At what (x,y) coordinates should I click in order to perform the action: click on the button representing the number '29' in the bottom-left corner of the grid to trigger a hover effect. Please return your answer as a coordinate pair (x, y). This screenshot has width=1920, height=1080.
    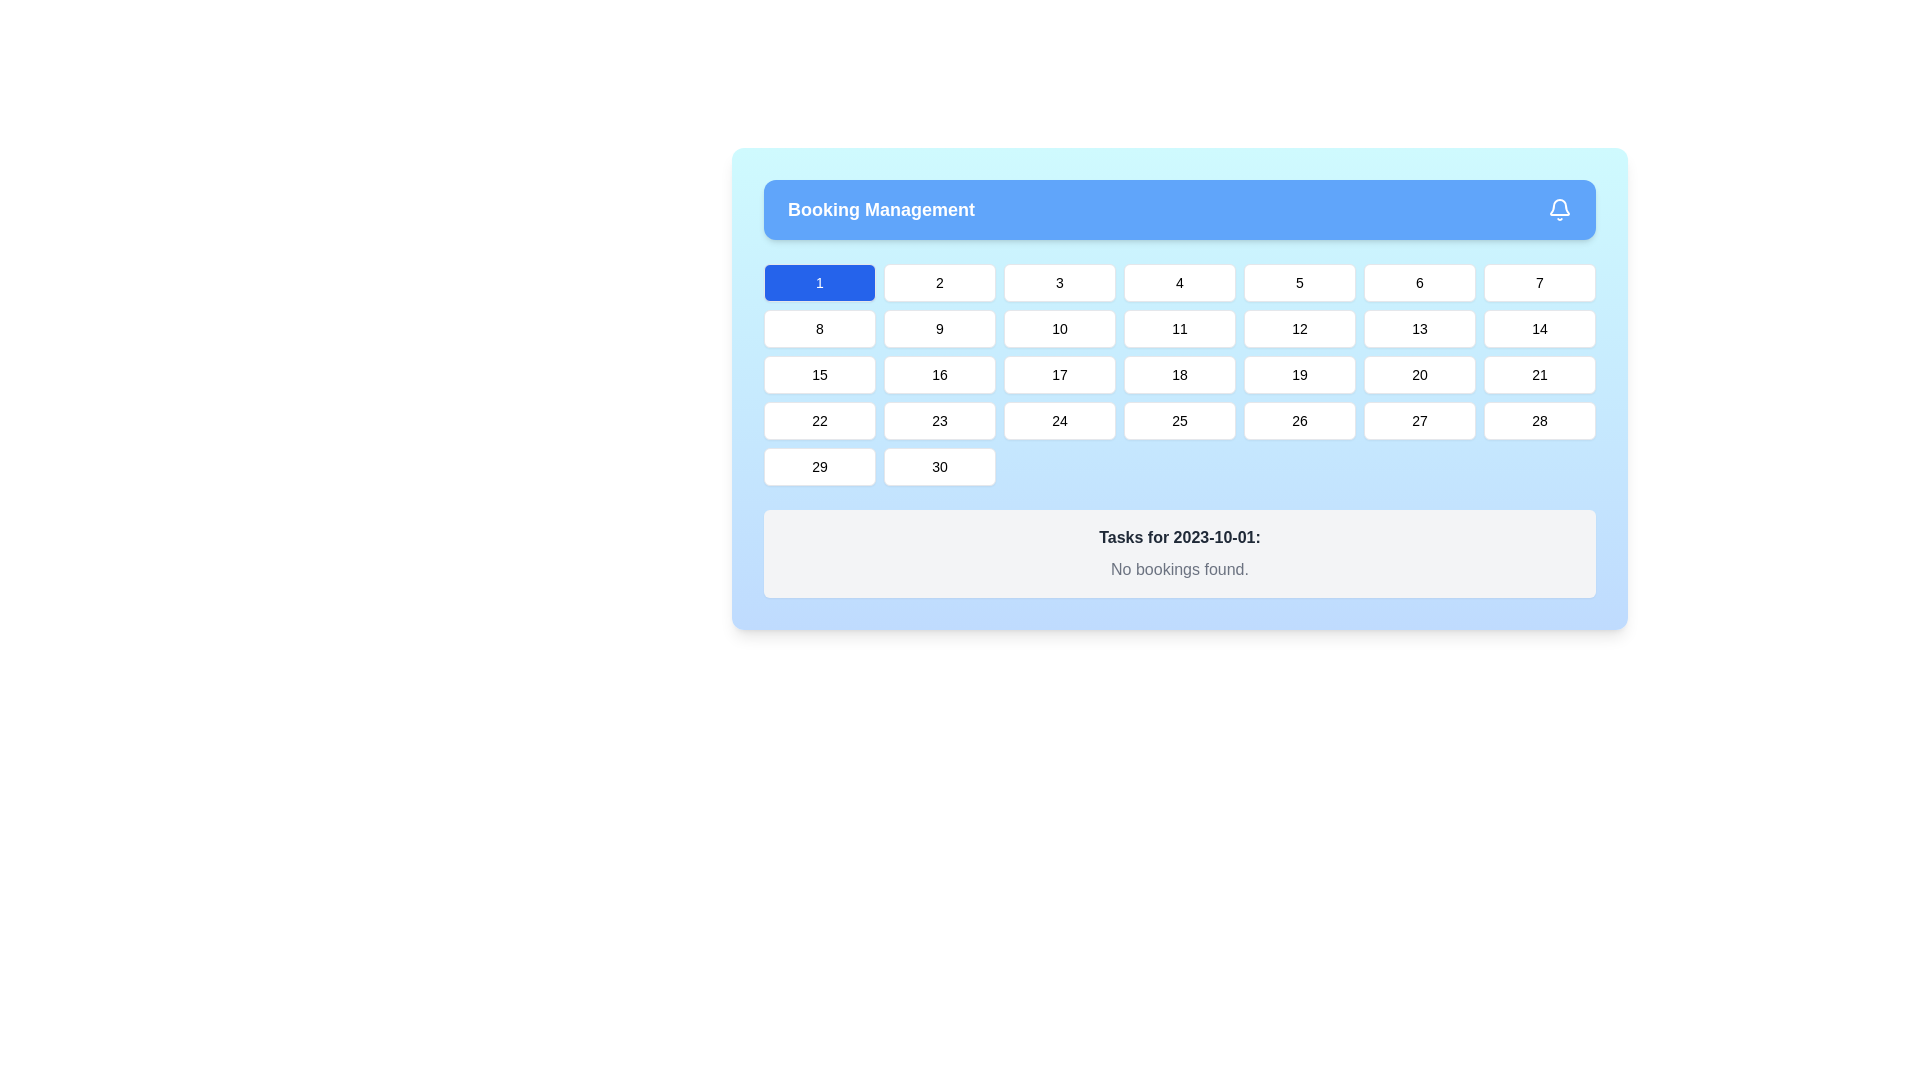
    Looking at the image, I should click on (820, 466).